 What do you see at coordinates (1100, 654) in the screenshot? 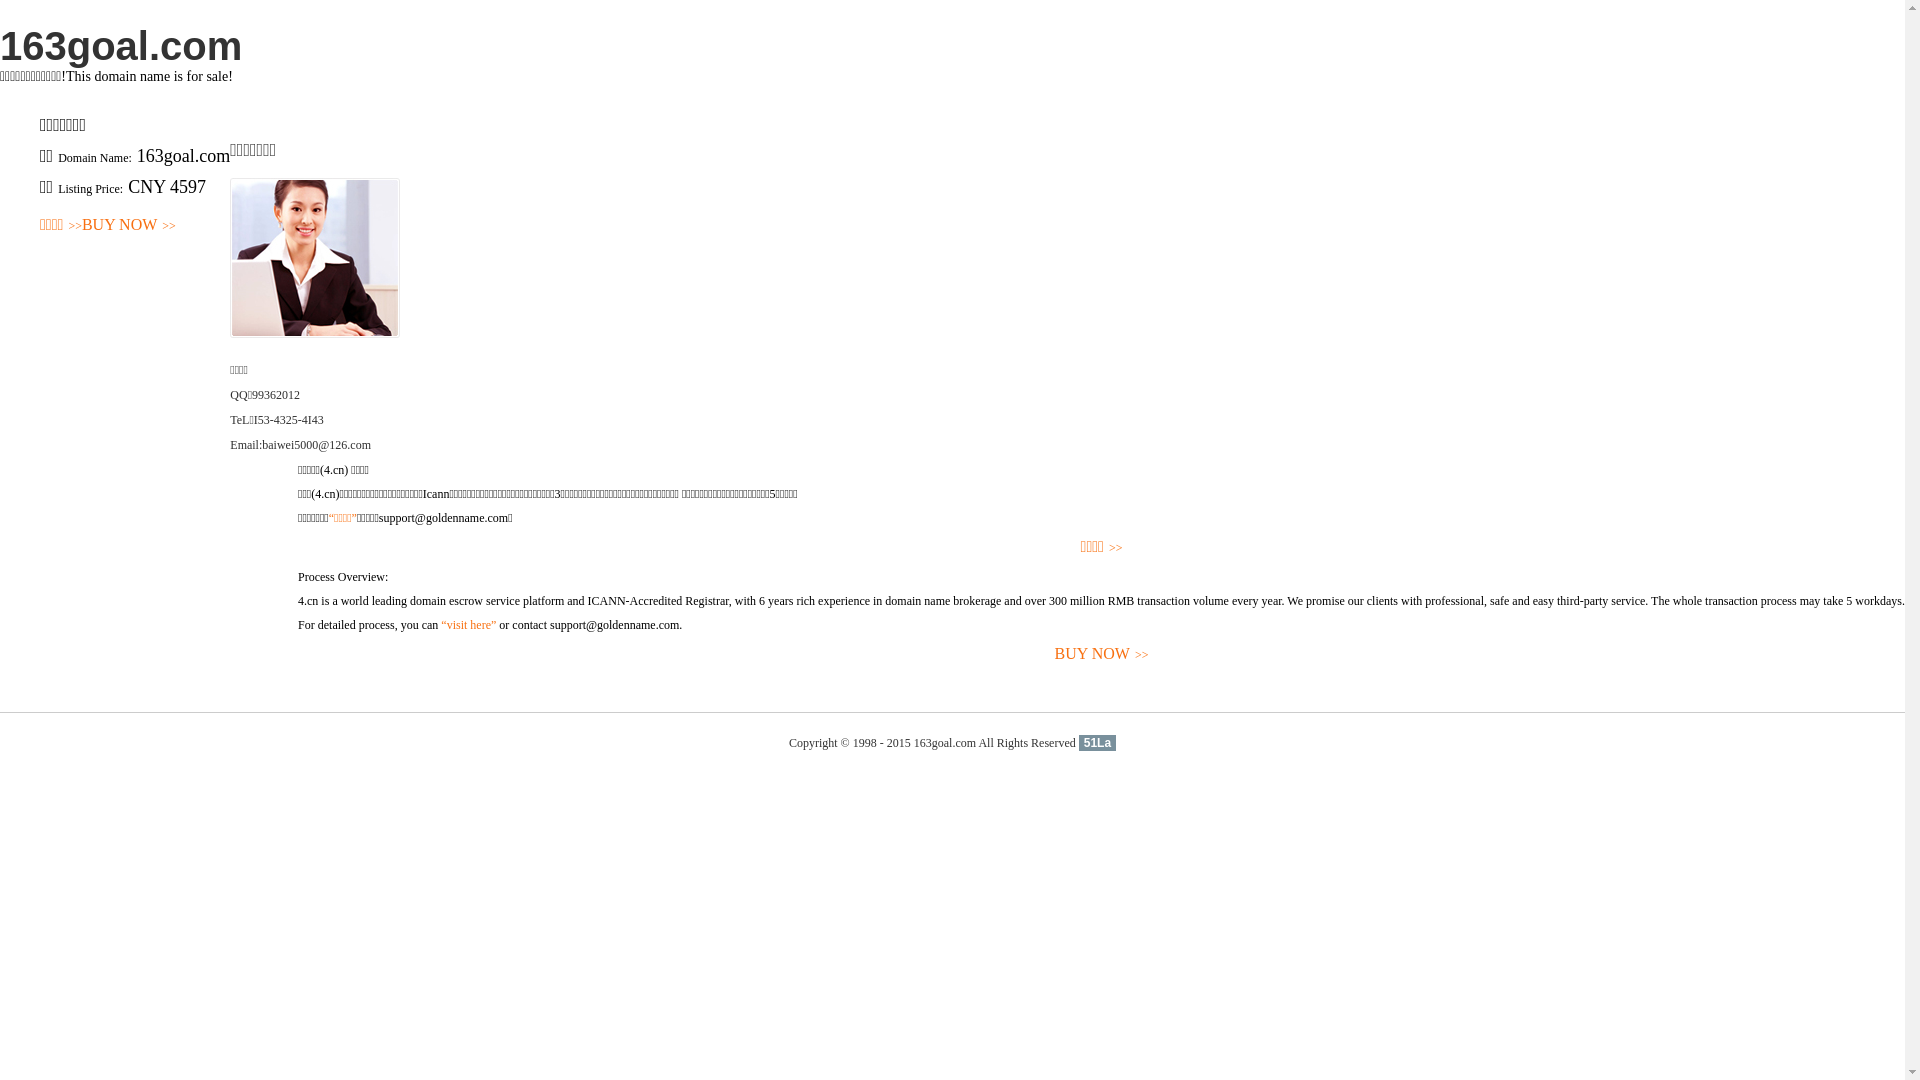
I see `'BUY NOW>>'` at bounding box center [1100, 654].